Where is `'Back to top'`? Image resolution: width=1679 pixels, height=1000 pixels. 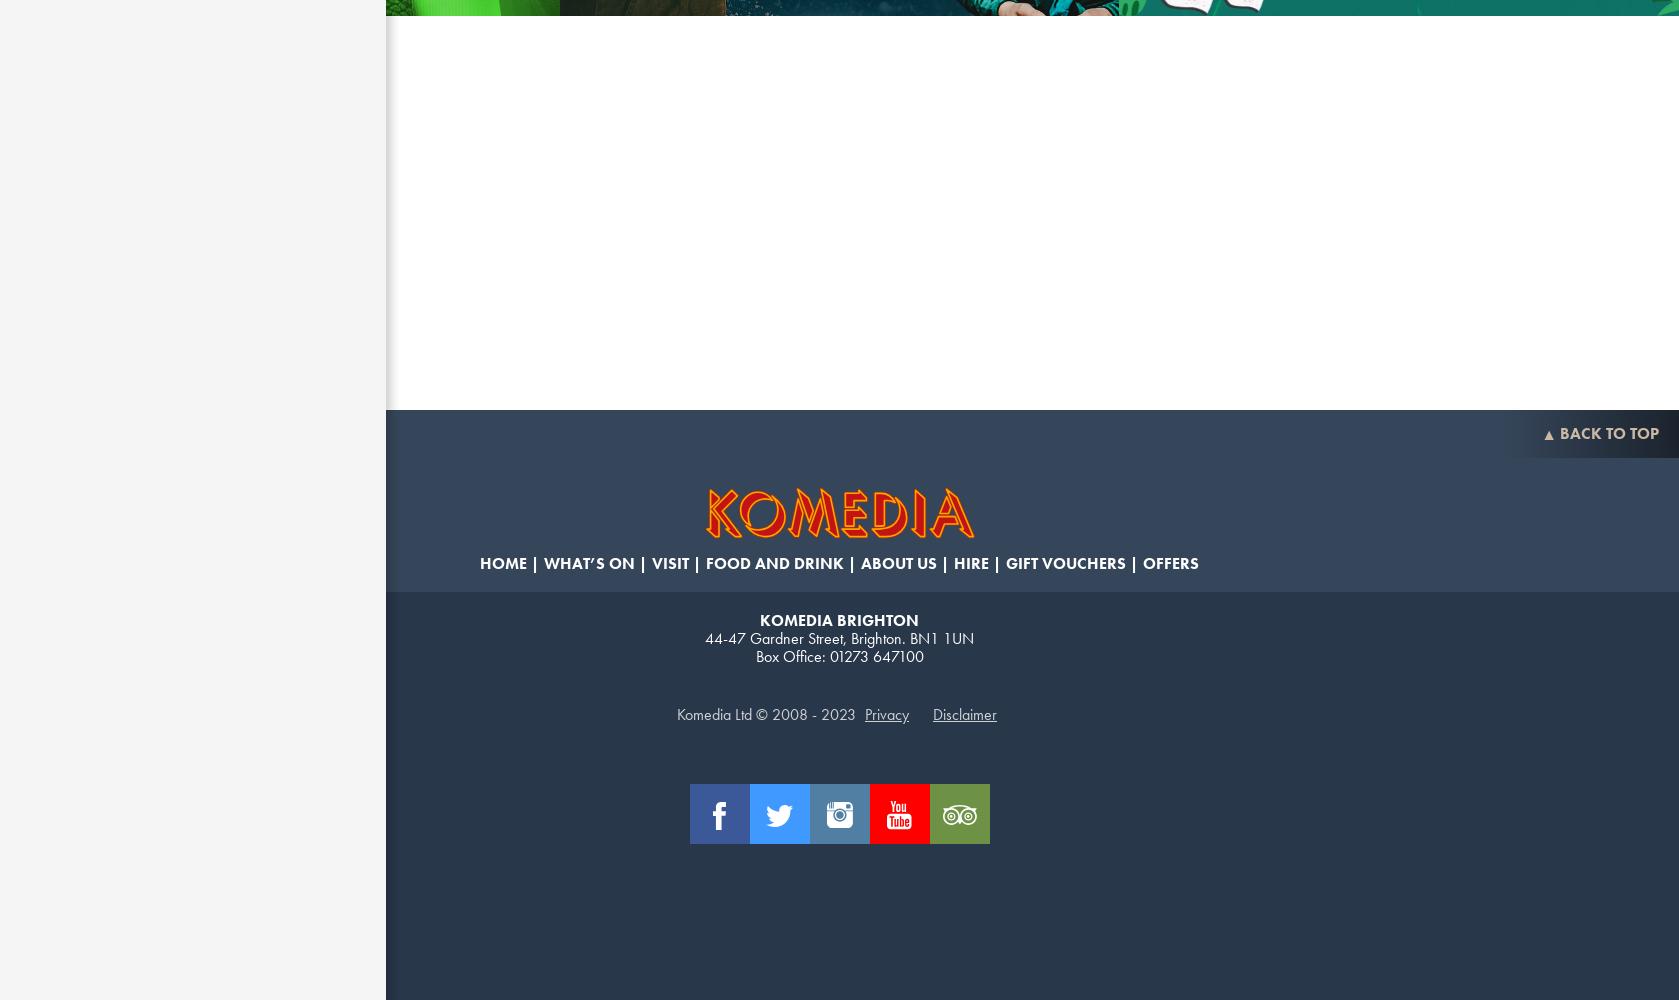
'Back to top' is located at coordinates (1558, 433).